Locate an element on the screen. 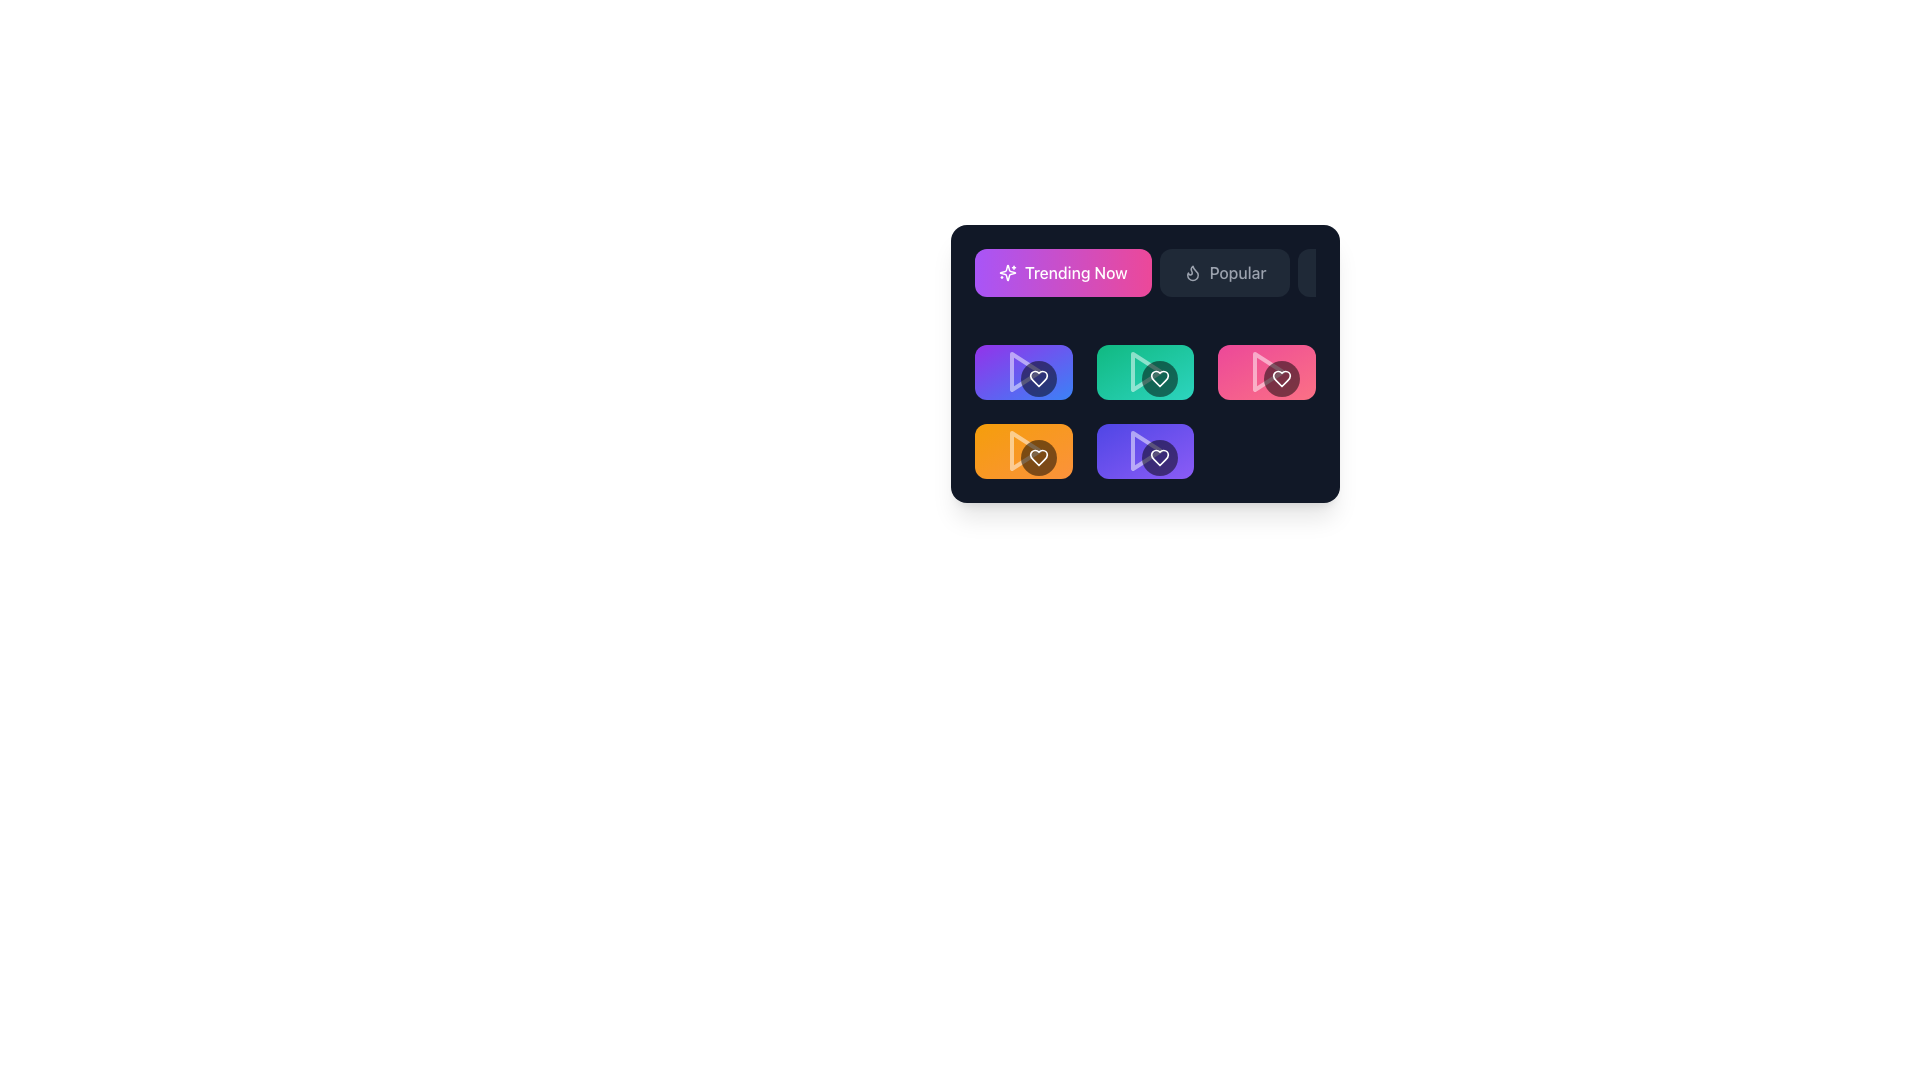  the button displaying '178K' with a thumbs-up icon to engage with the represented action is located at coordinates (1036, 441).